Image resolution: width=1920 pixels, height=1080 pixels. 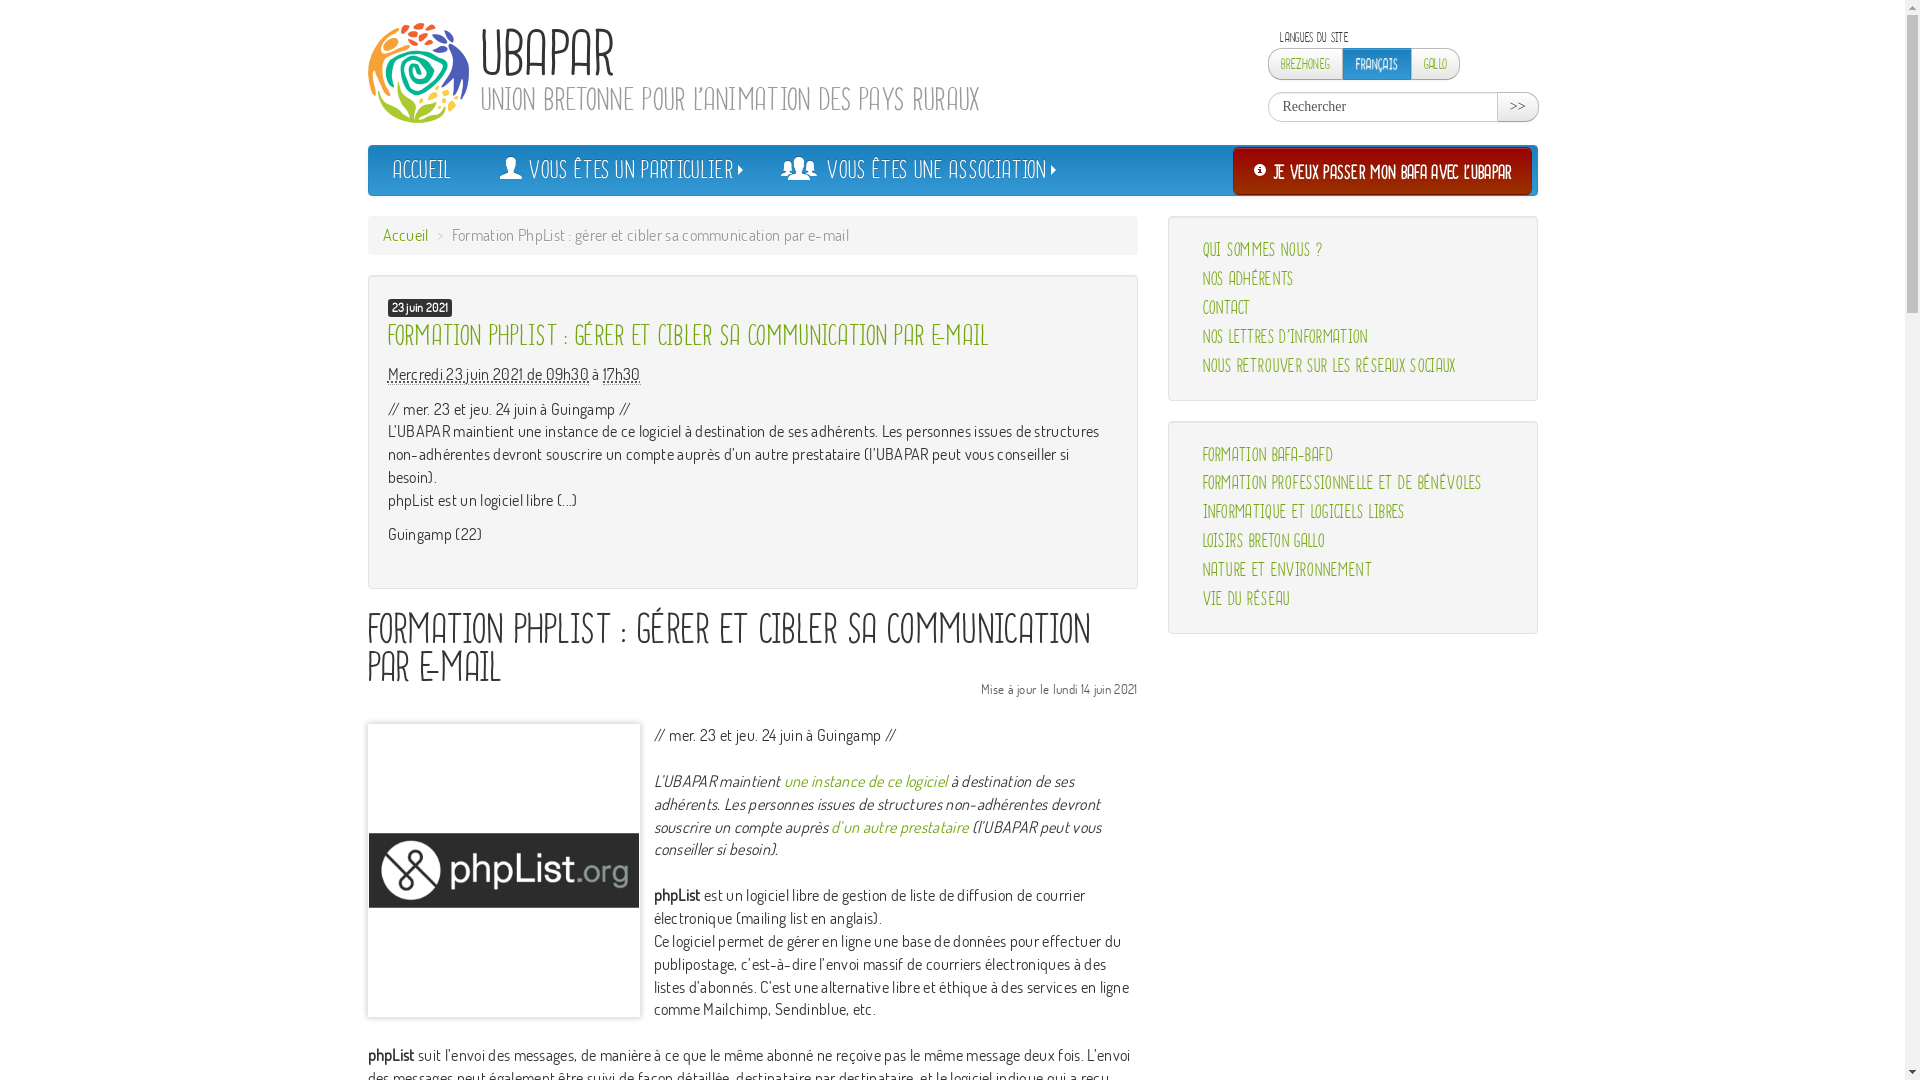 I want to click on 'une instance de ce logiciel', so click(x=865, y=779).